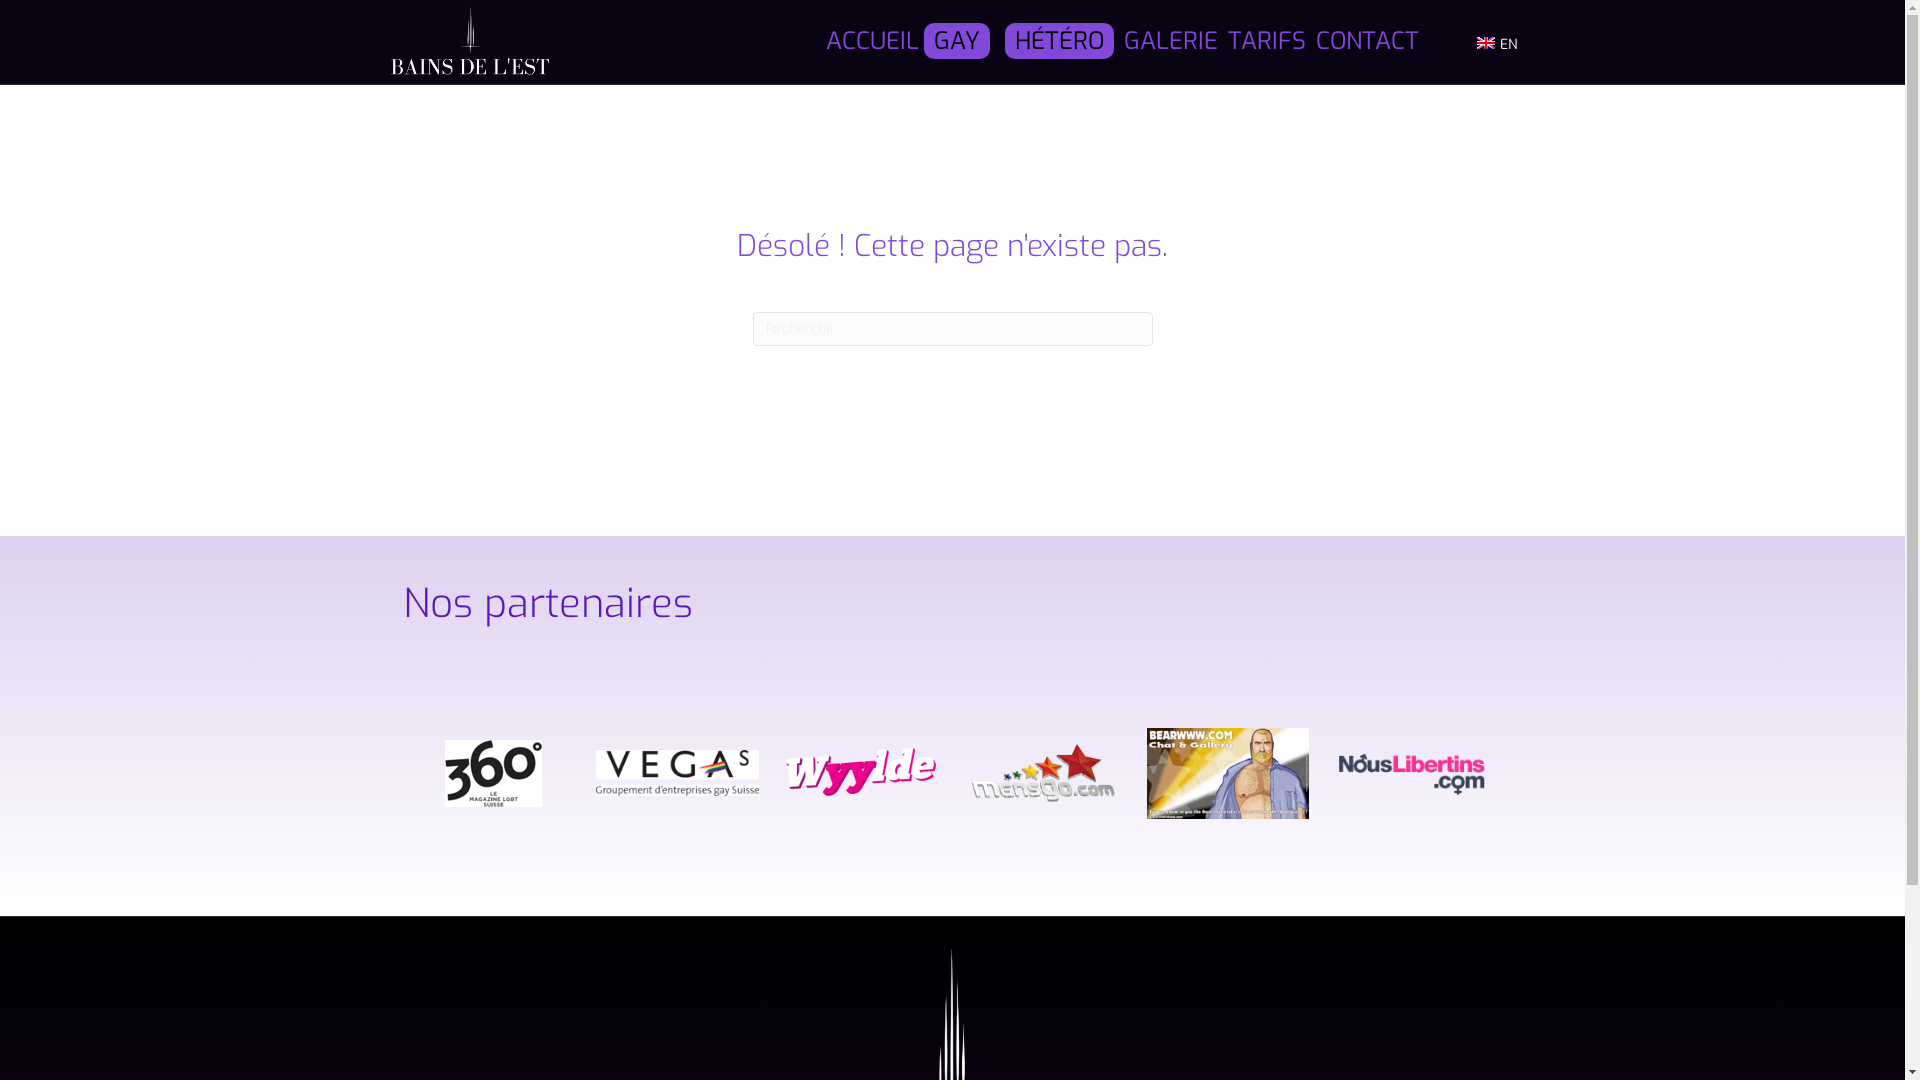 The image size is (1920, 1080). I want to click on 'ACCUEIL', so click(872, 42).